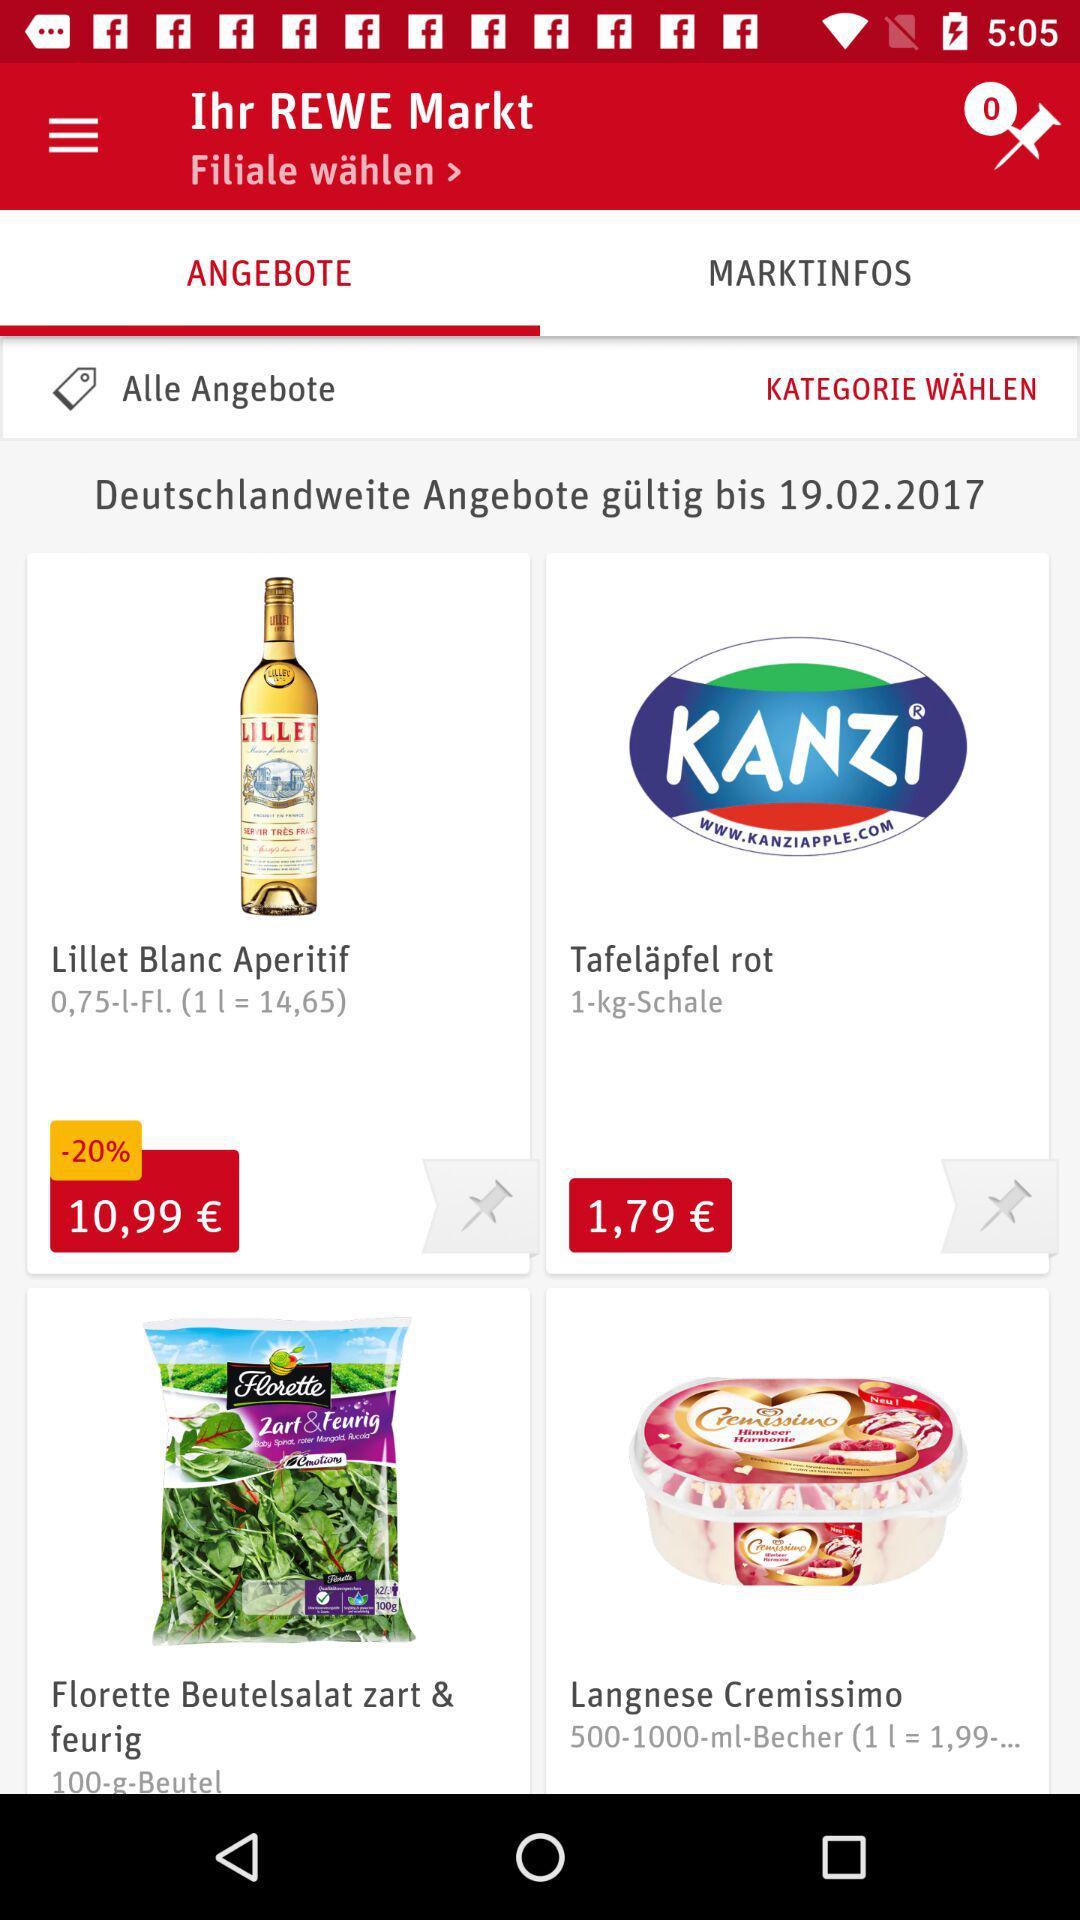 The width and height of the screenshot is (1080, 1920). I want to click on the icon next to ihr rewe markt, so click(72, 135).